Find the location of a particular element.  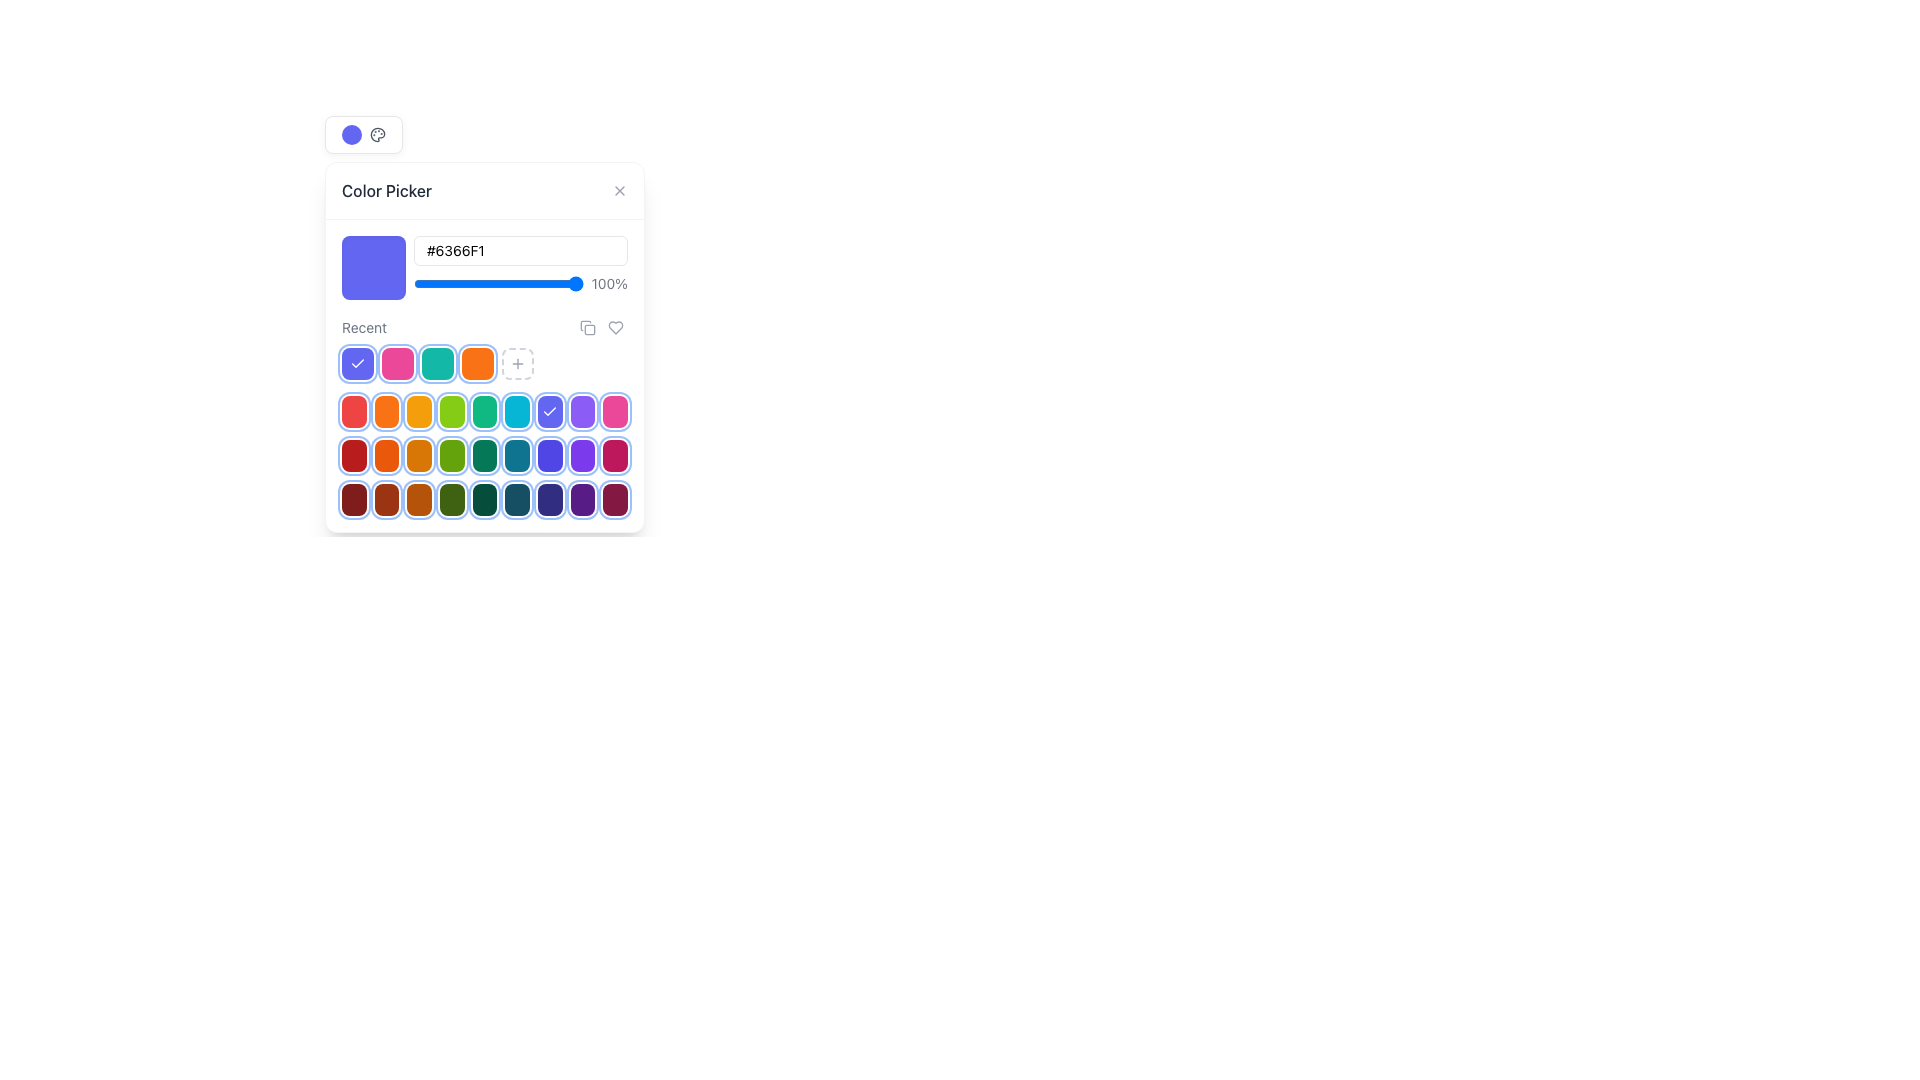

the slider is located at coordinates (570, 284).